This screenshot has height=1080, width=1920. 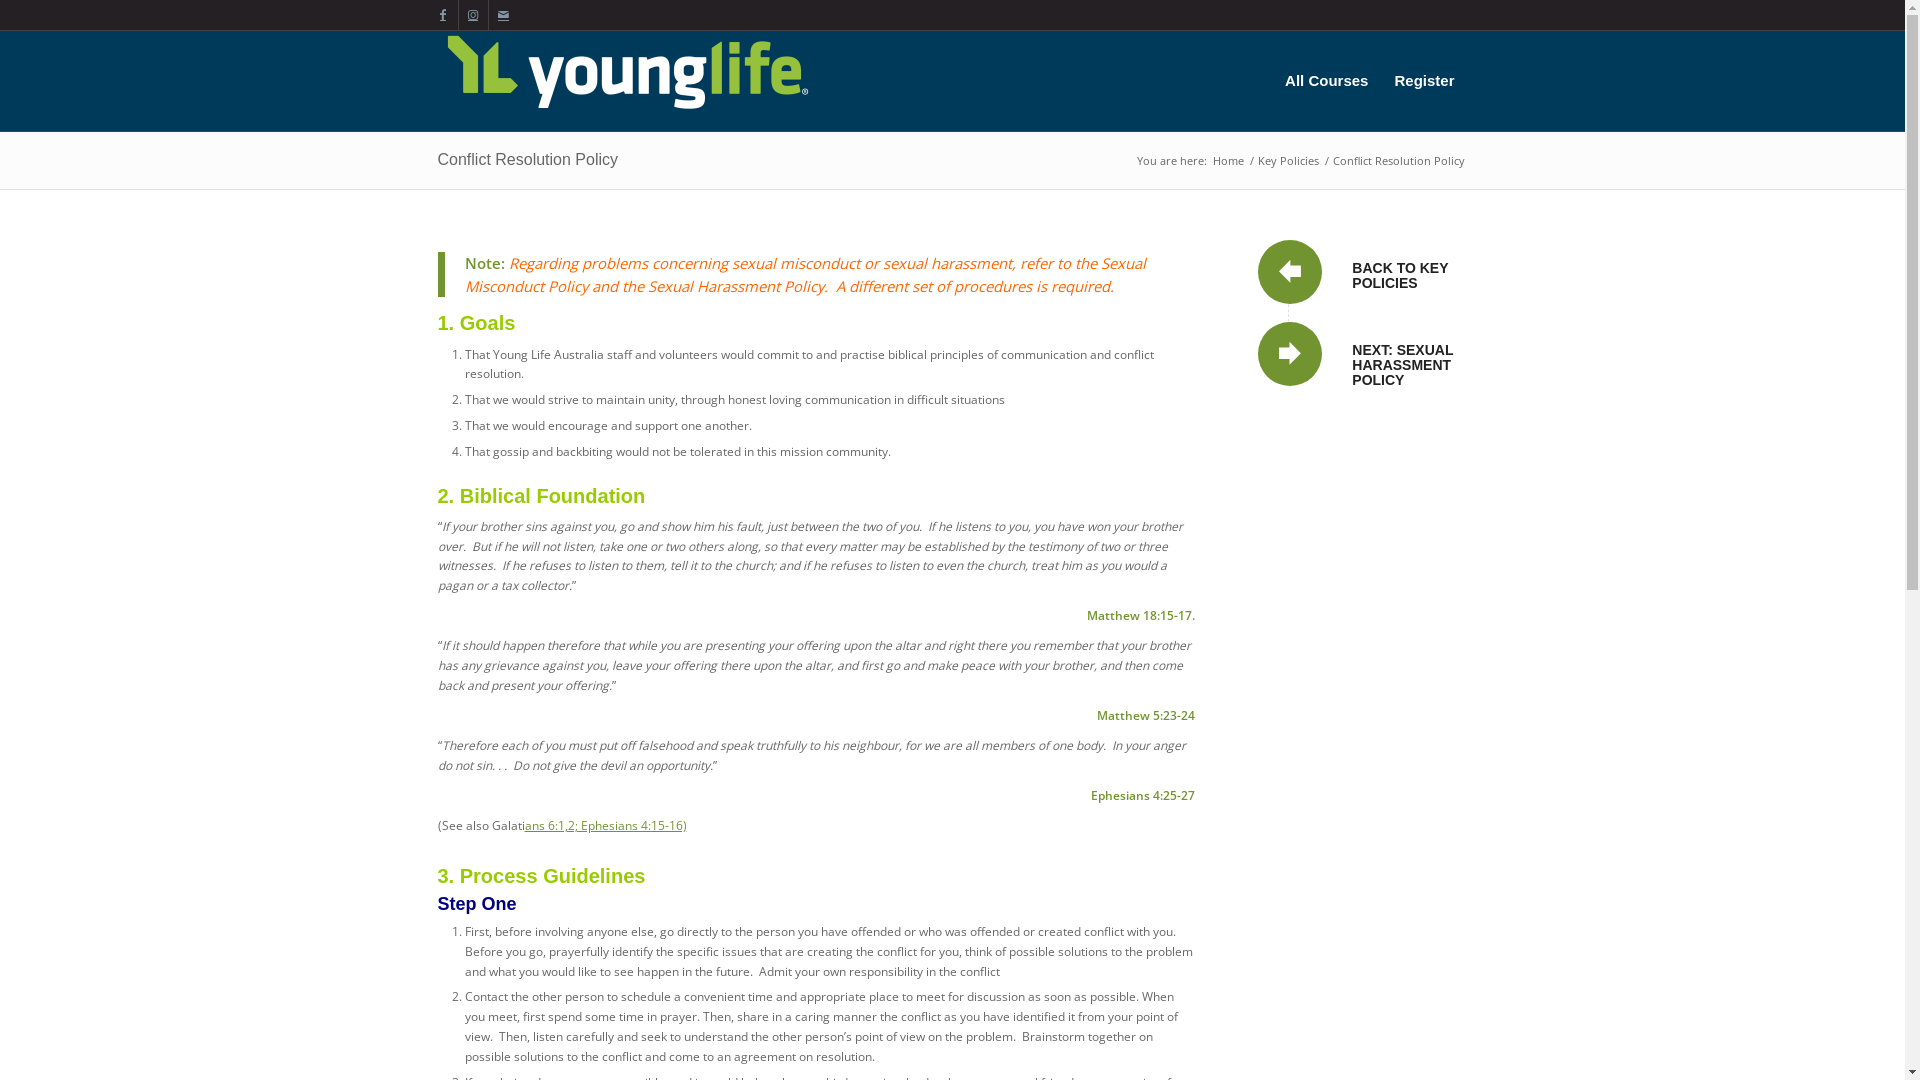 I want to click on 'Facebook', so click(x=441, y=15).